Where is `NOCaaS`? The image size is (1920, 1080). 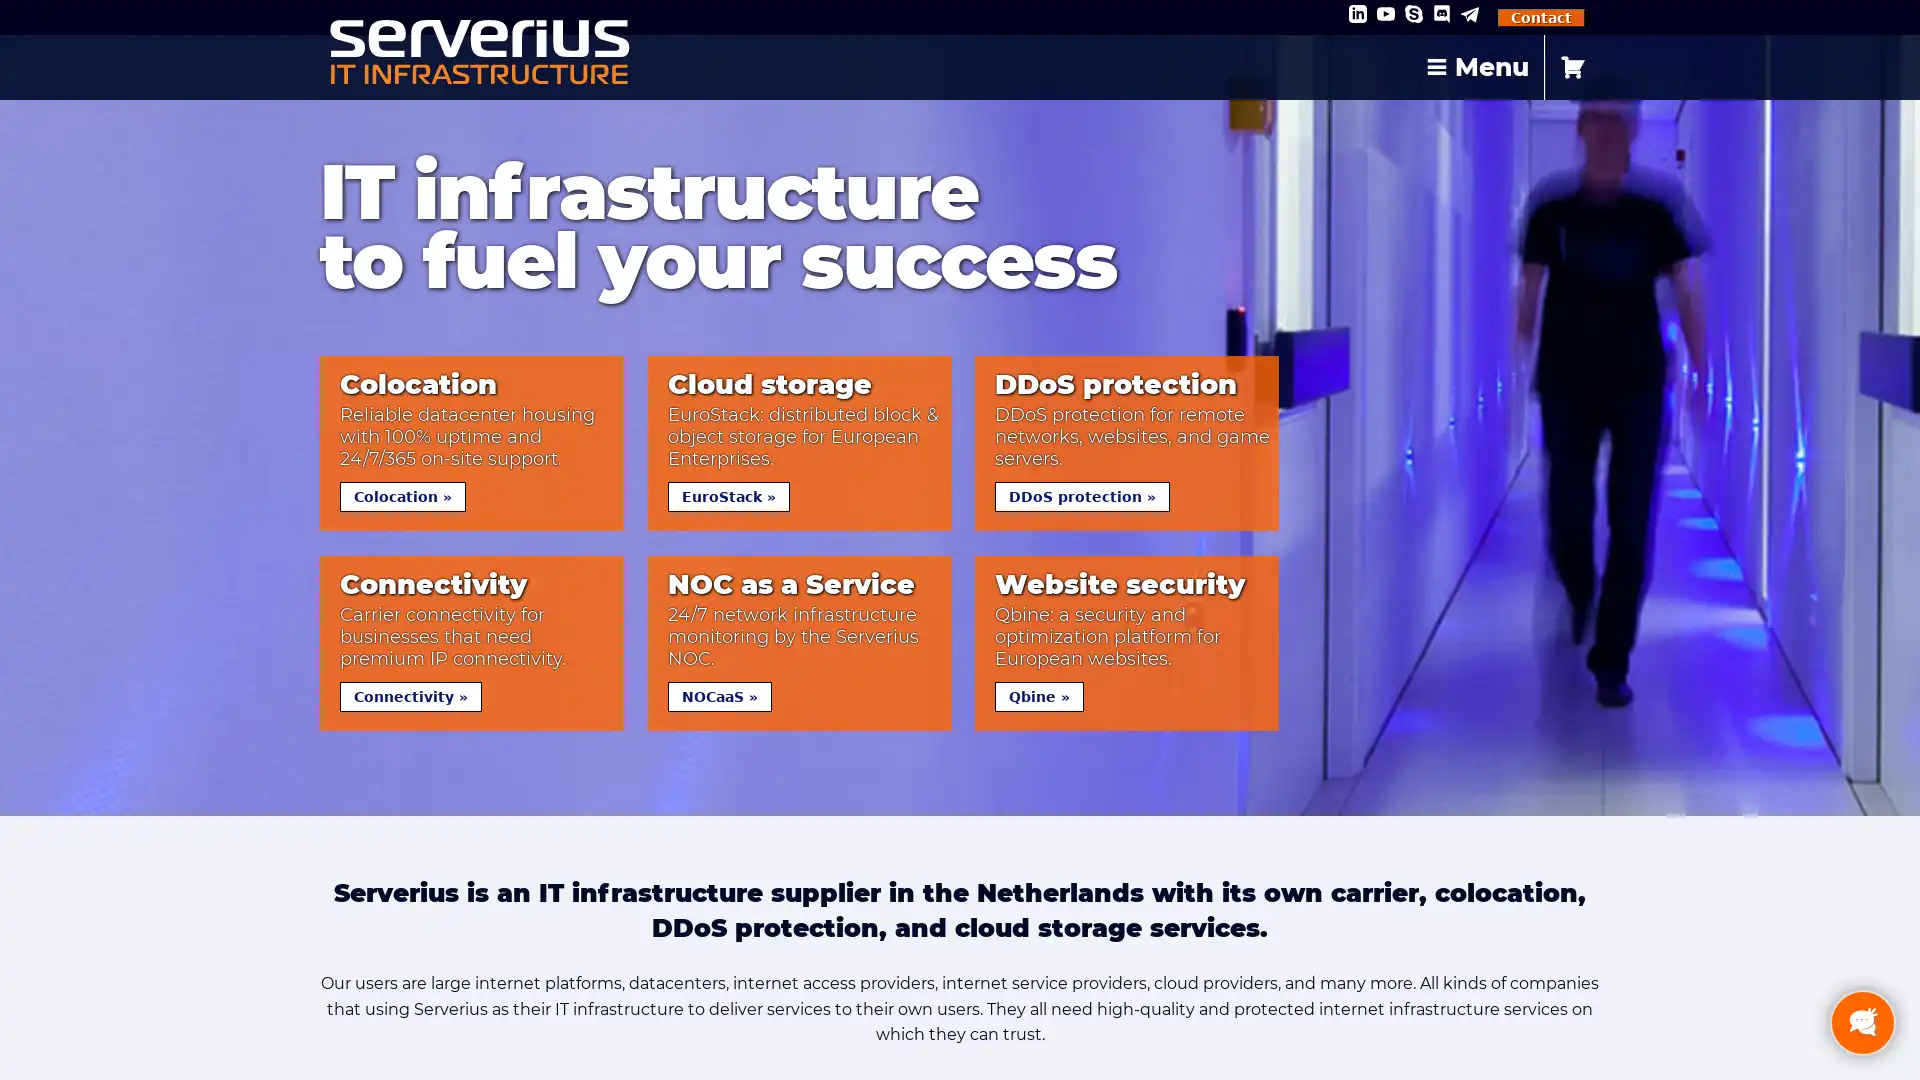
NOCaaS is located at coordinates (719, 694).